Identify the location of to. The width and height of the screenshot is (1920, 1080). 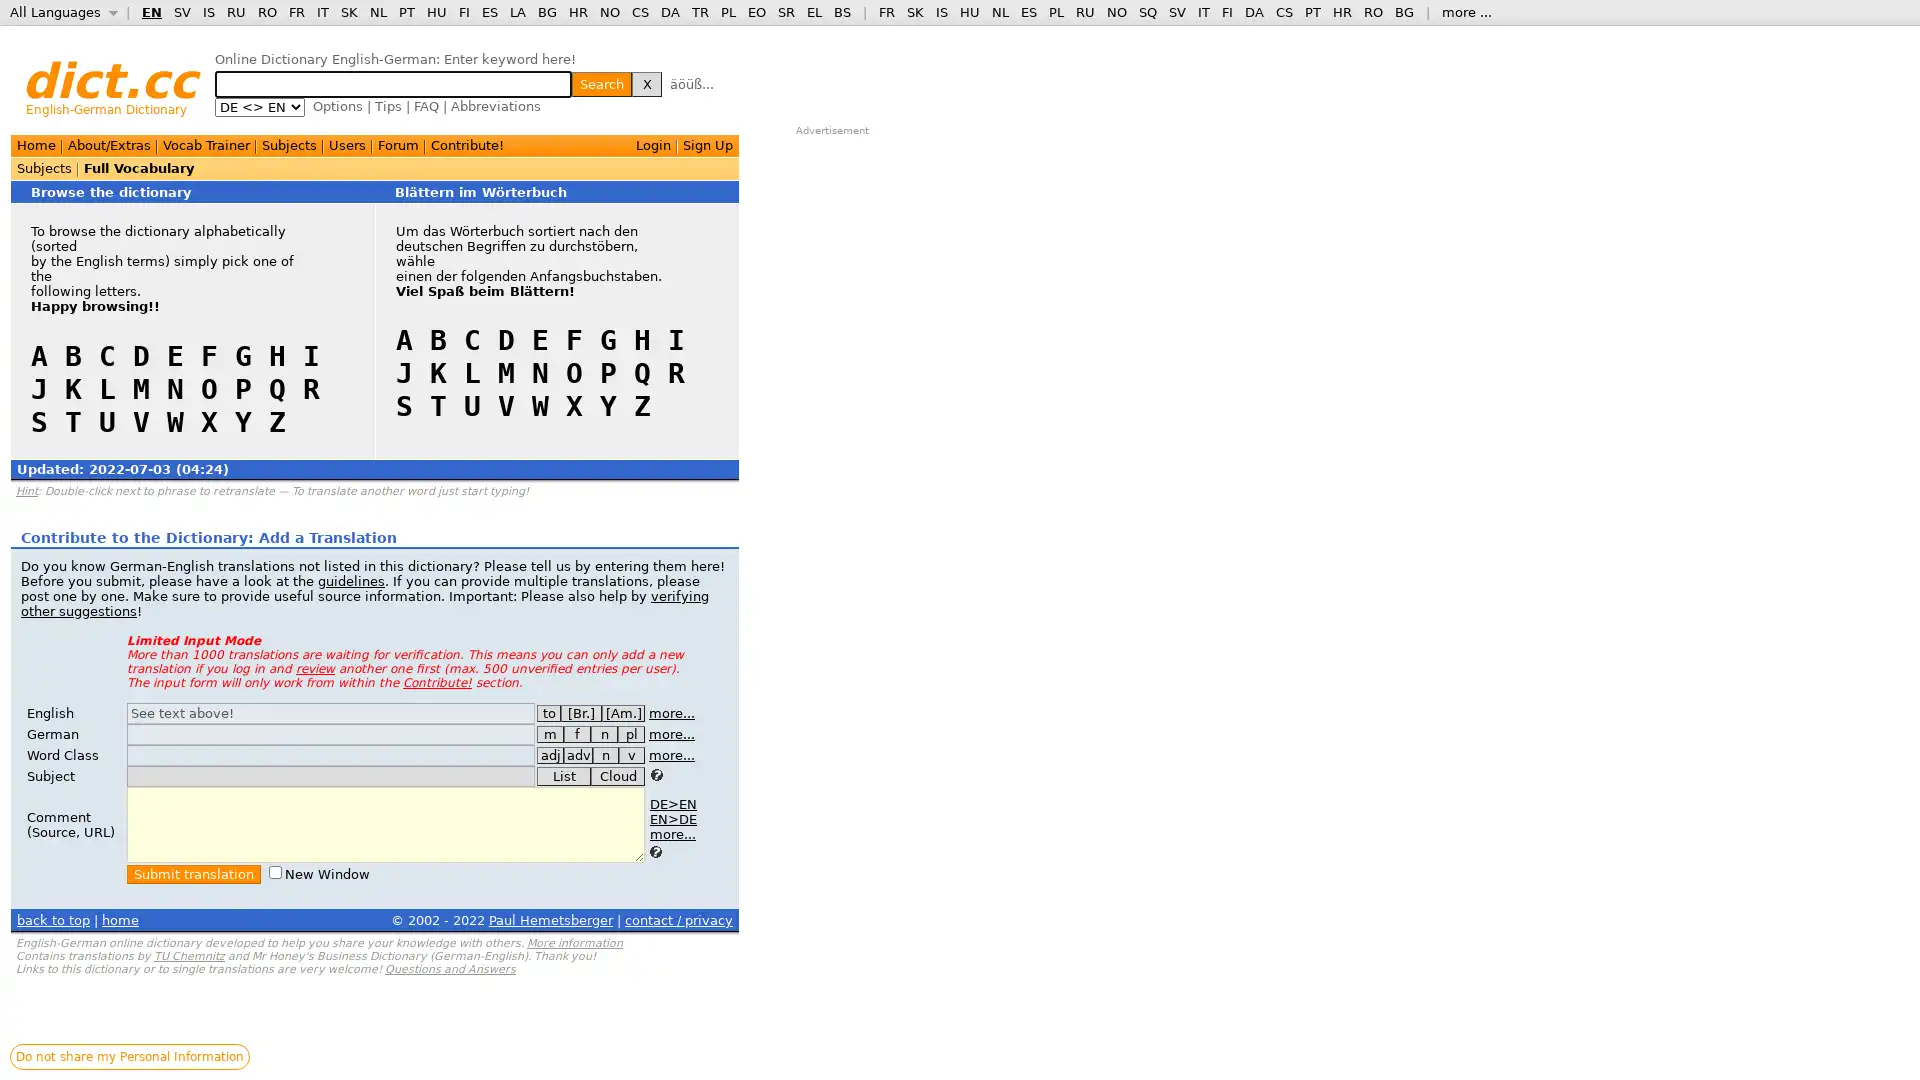
(548, 712).